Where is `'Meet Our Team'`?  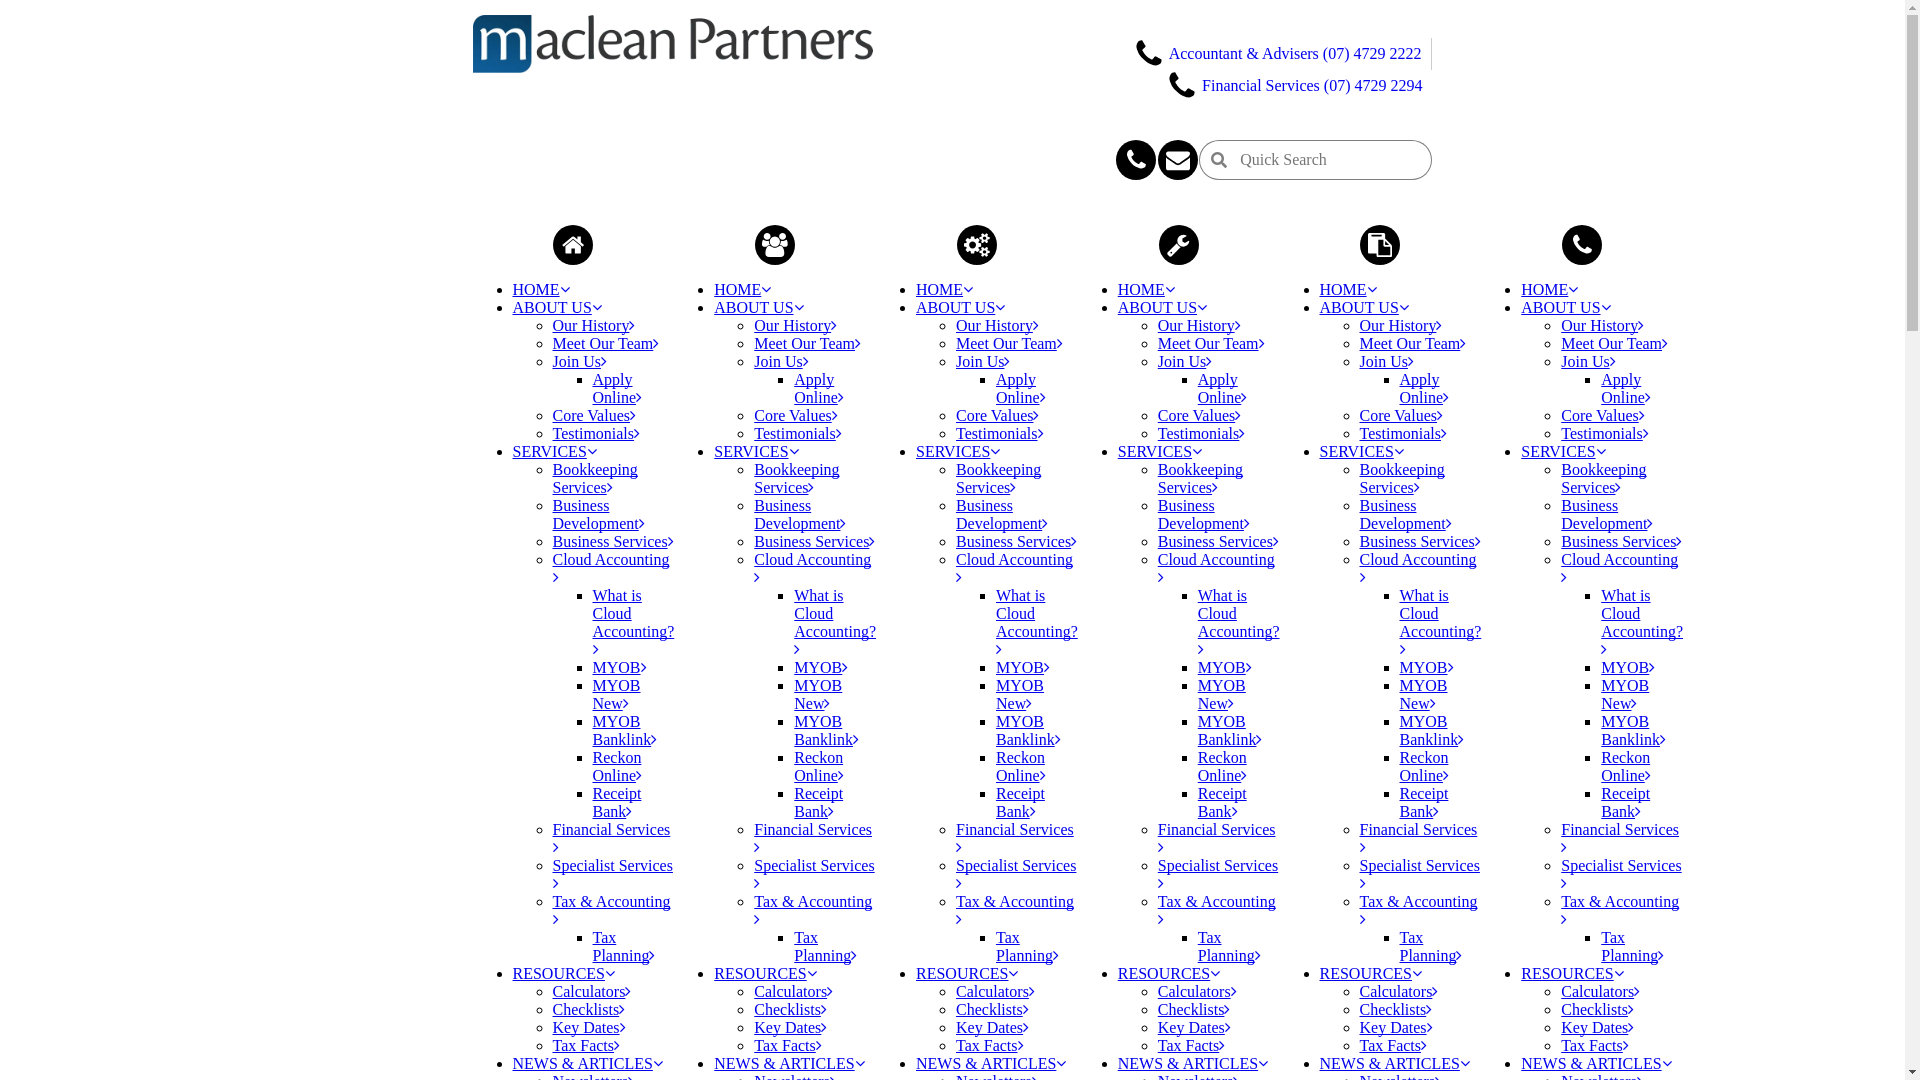
'Meet Our Team' is located at coordinates (807, 342).